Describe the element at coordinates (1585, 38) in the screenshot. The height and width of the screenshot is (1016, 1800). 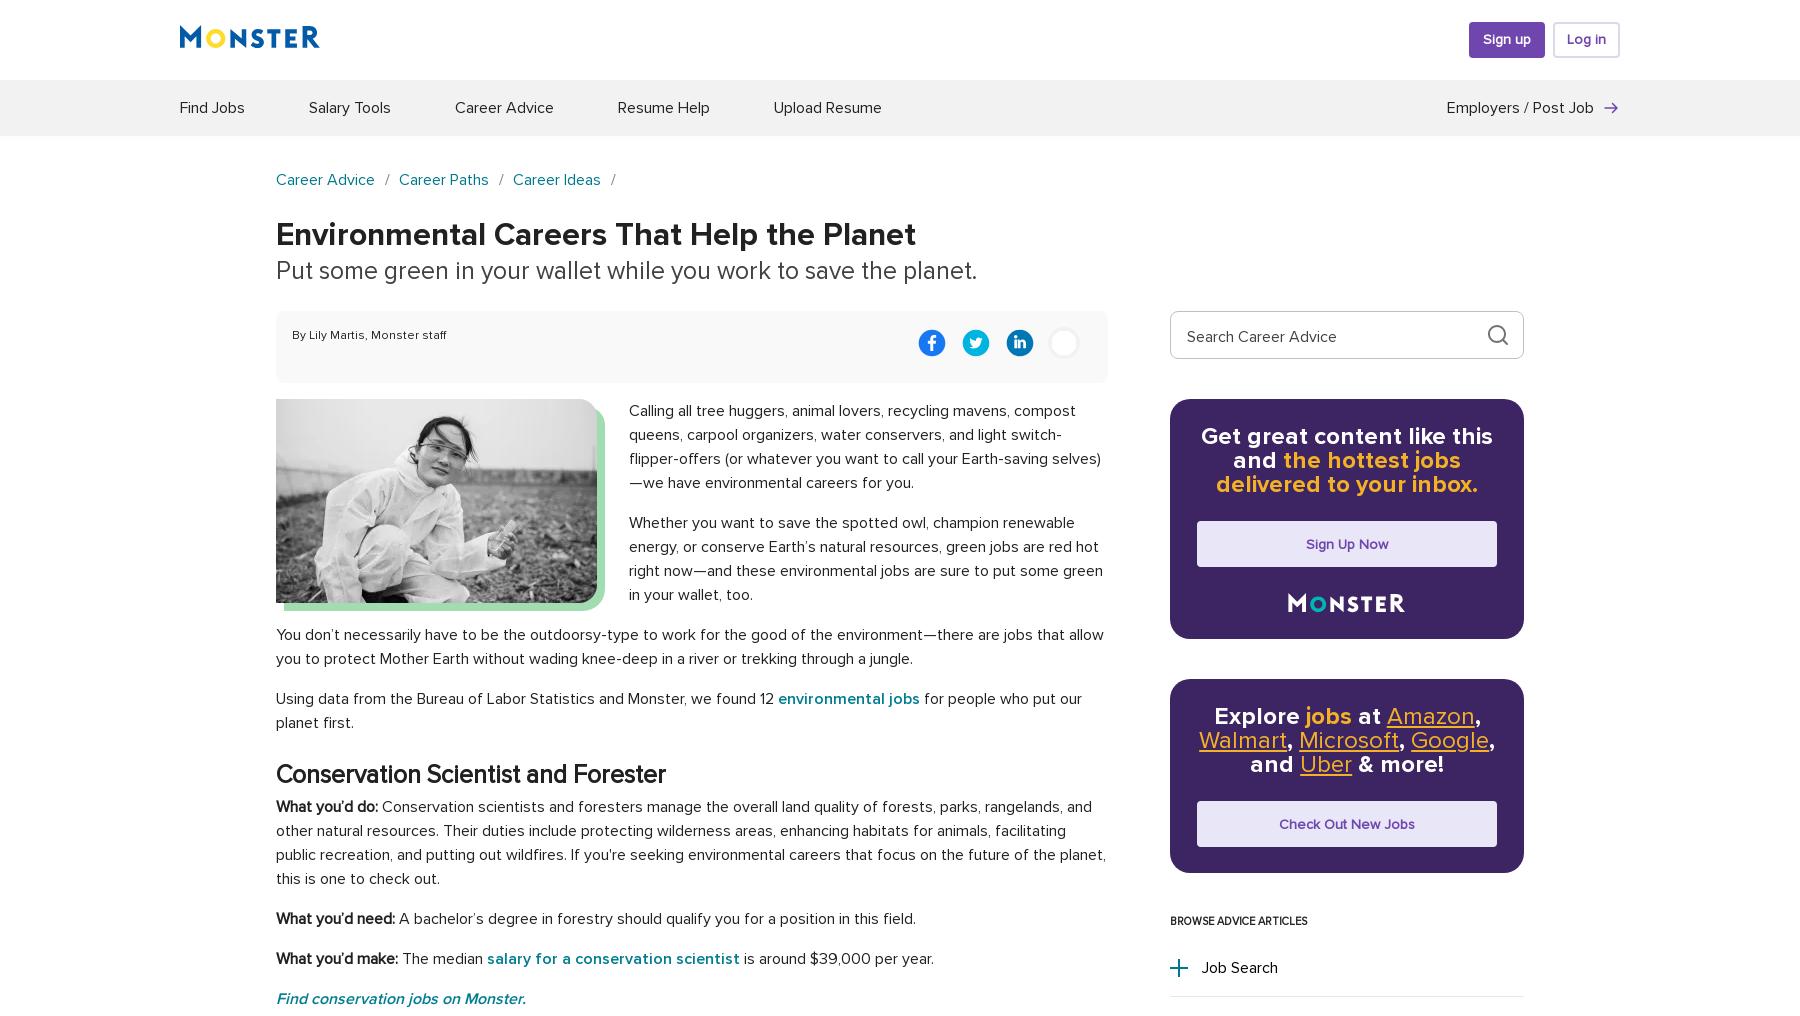
I see `'Log in'` at that location.